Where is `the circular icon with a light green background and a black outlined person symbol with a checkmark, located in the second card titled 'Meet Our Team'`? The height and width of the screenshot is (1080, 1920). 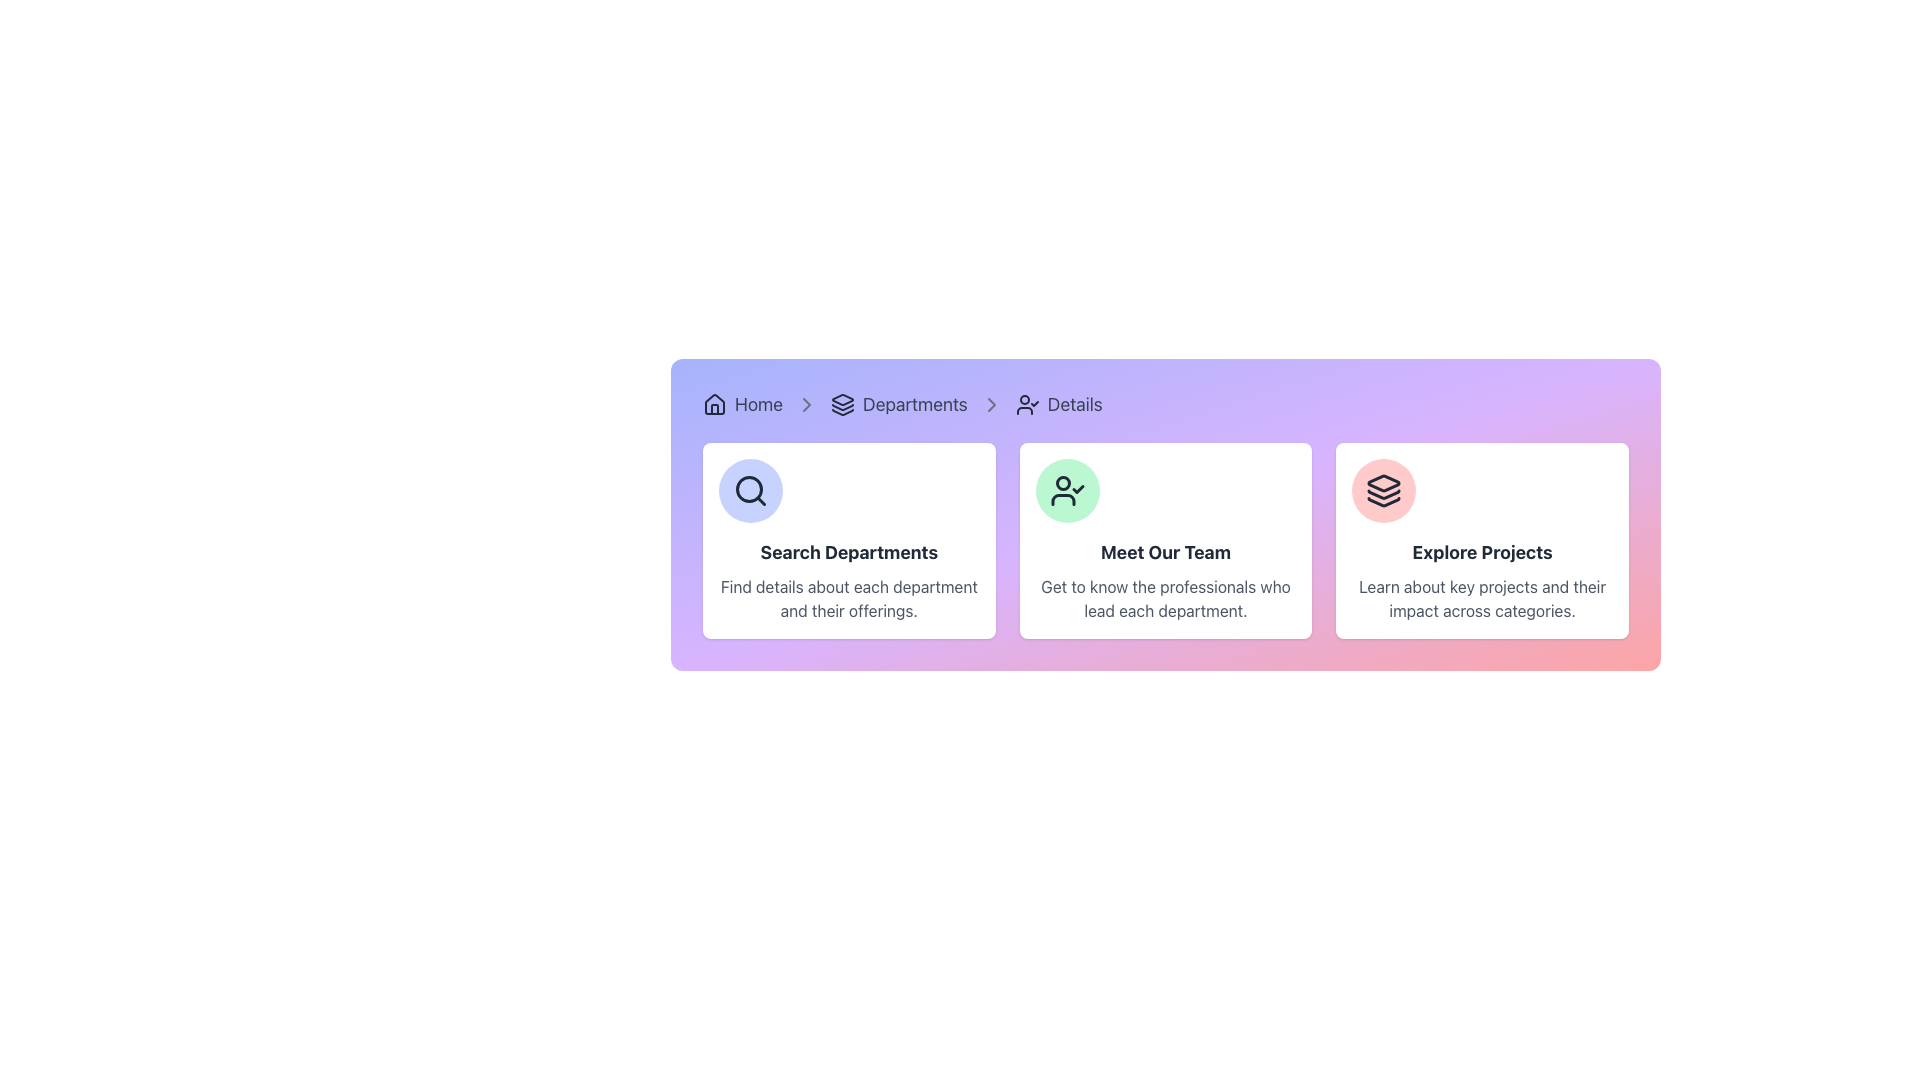 the circular icon with a light green background and a black outlined person symbol with a checkmark, located in the second card titled 'Meet Our Team' is located at coordinates (1066, 490).